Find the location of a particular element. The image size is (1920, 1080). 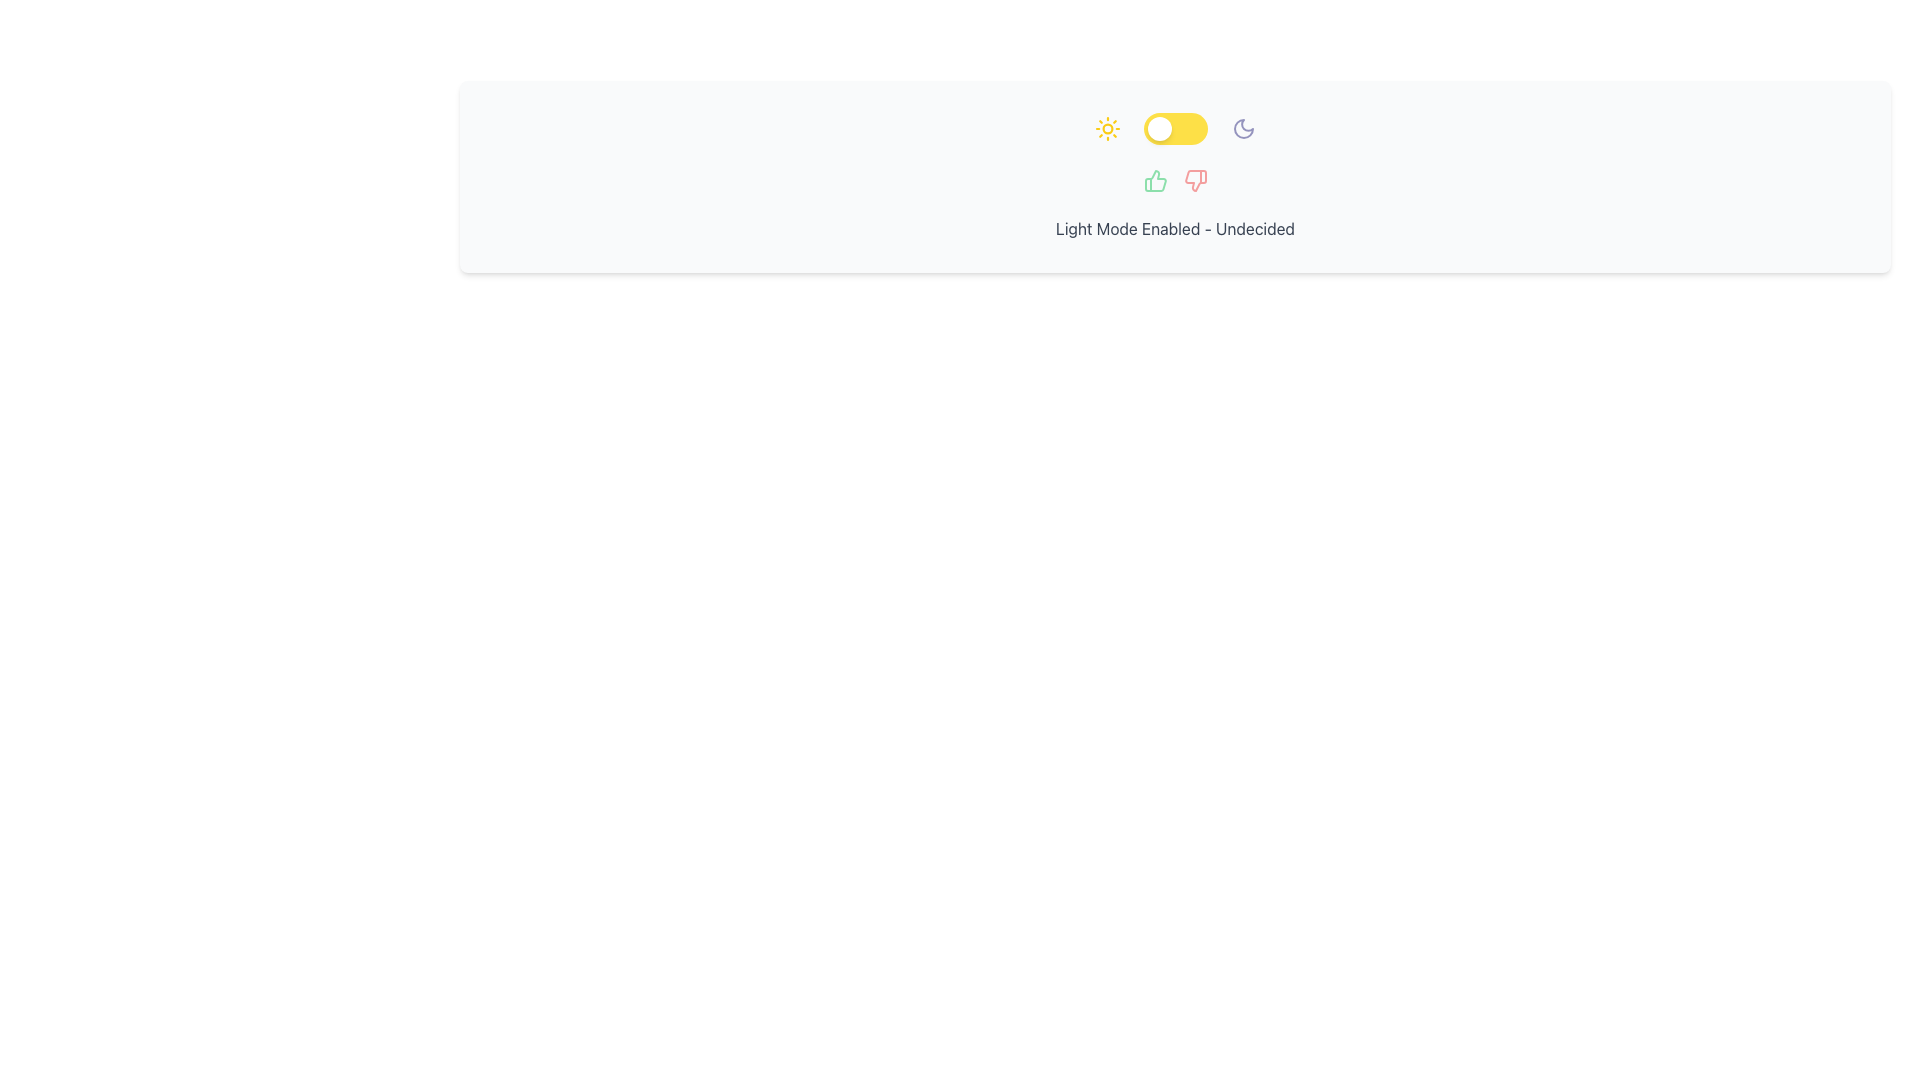

the crescent moon icon located at the rightmost position in the control bar is located at coordinates (1242, 128).